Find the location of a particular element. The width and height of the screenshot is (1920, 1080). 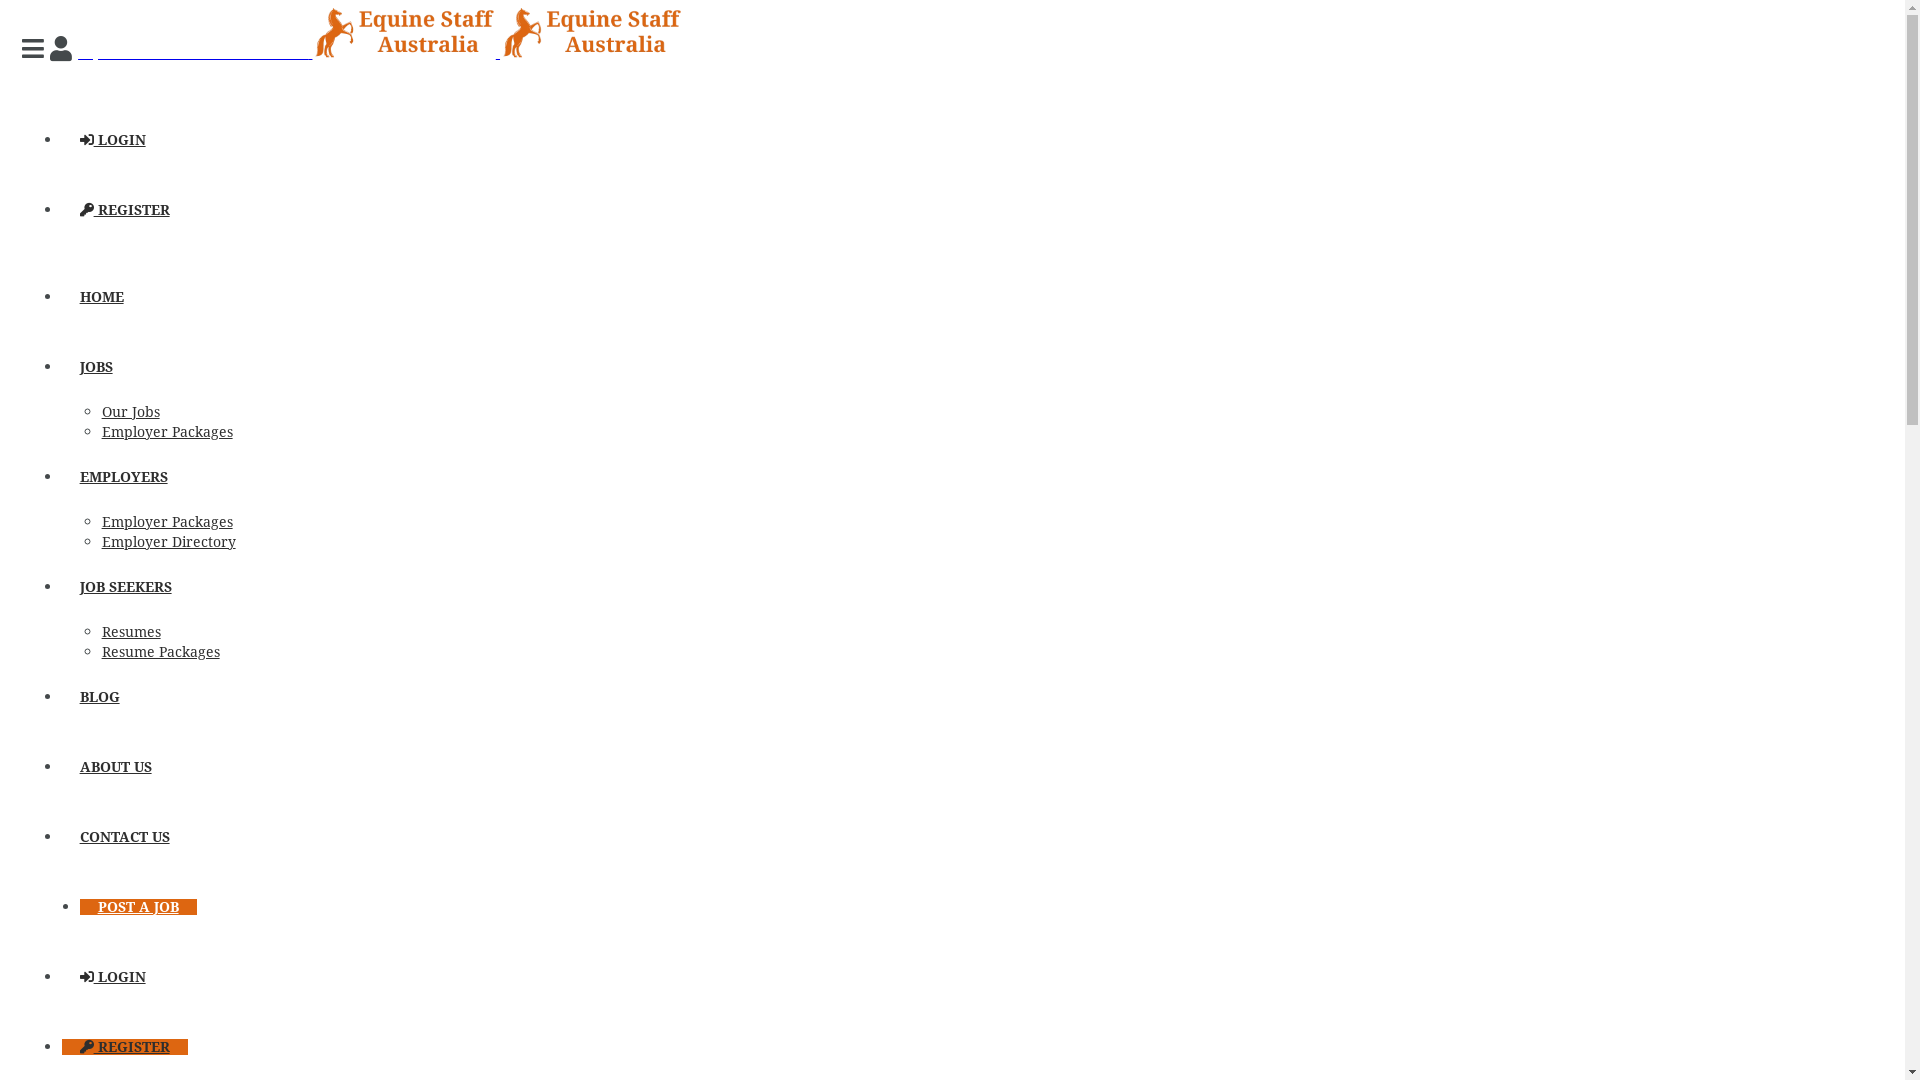

'POST A JOB' is located at coordinates (137, 906).